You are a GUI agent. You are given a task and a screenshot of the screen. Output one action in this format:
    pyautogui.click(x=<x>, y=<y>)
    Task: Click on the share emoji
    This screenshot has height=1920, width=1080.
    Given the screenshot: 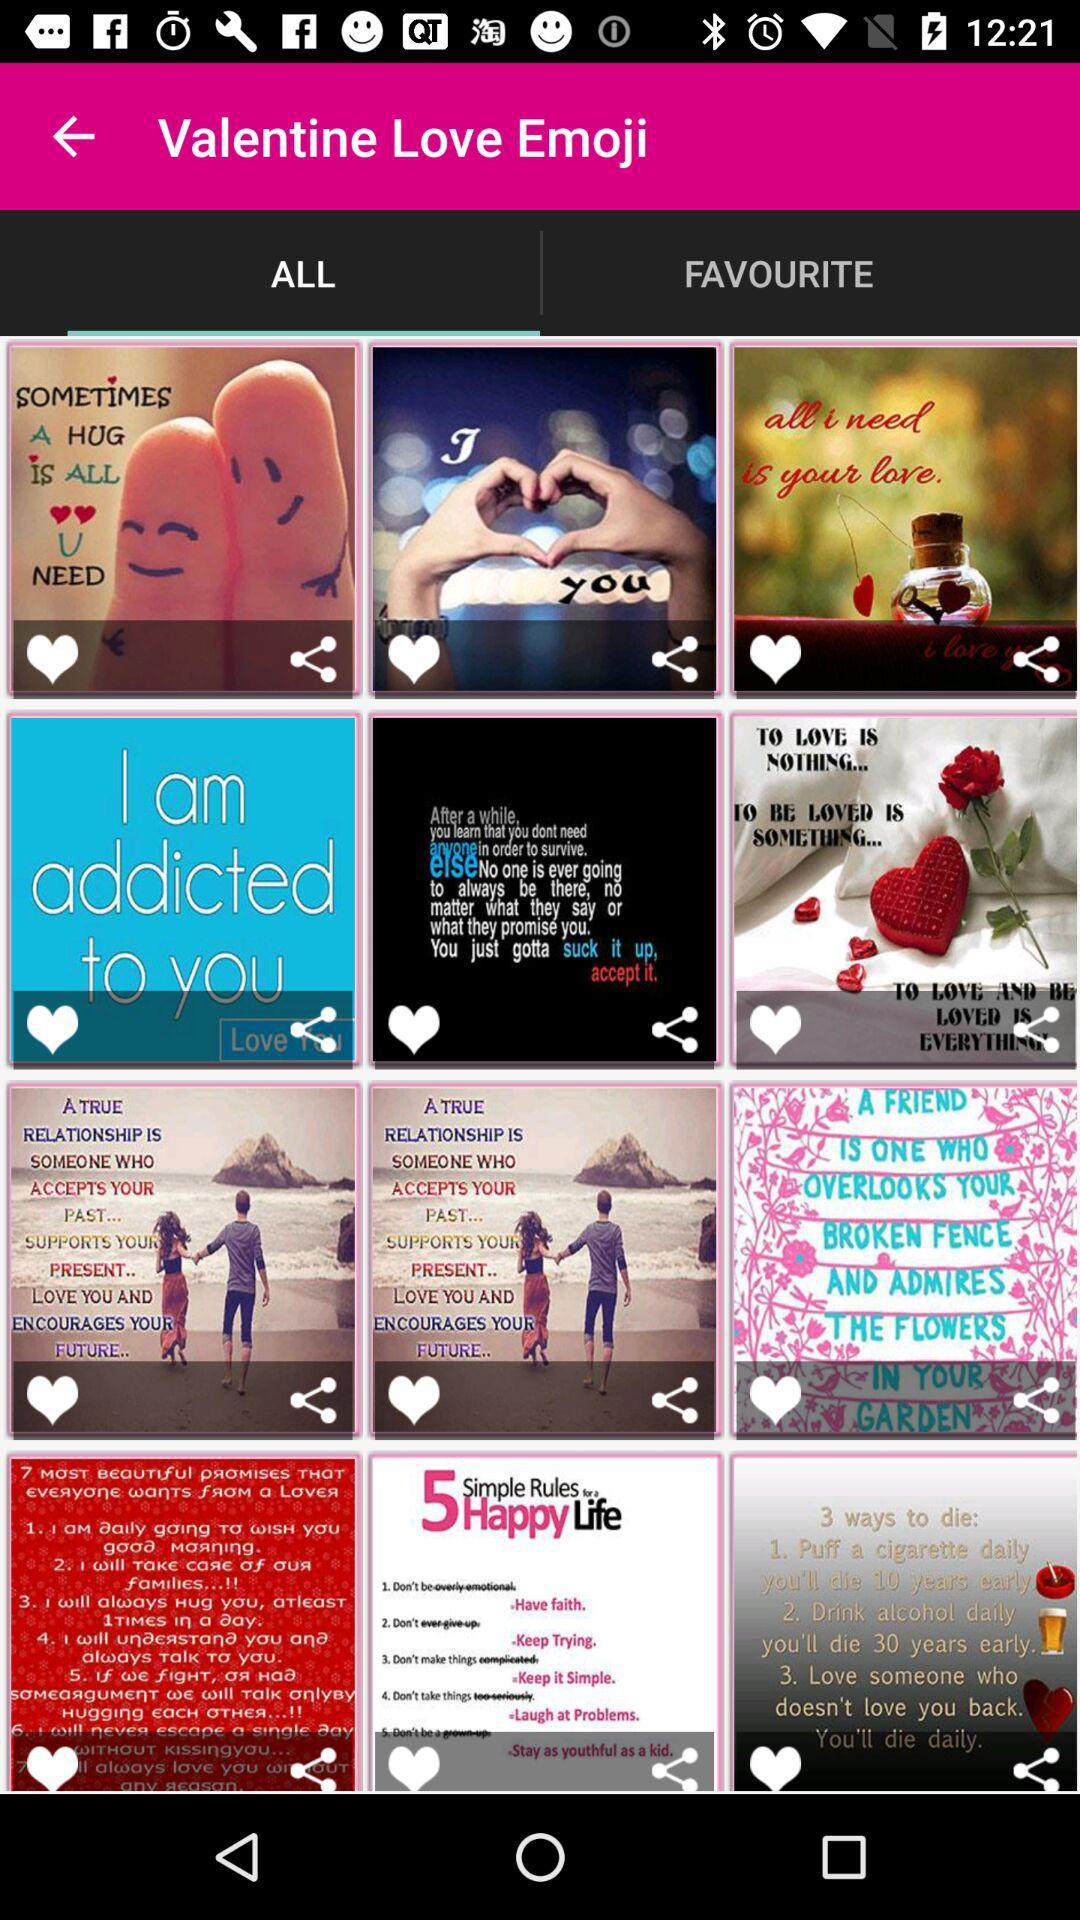 What is the action you would take?
    pyautogui.click(x=675, y=659)
    